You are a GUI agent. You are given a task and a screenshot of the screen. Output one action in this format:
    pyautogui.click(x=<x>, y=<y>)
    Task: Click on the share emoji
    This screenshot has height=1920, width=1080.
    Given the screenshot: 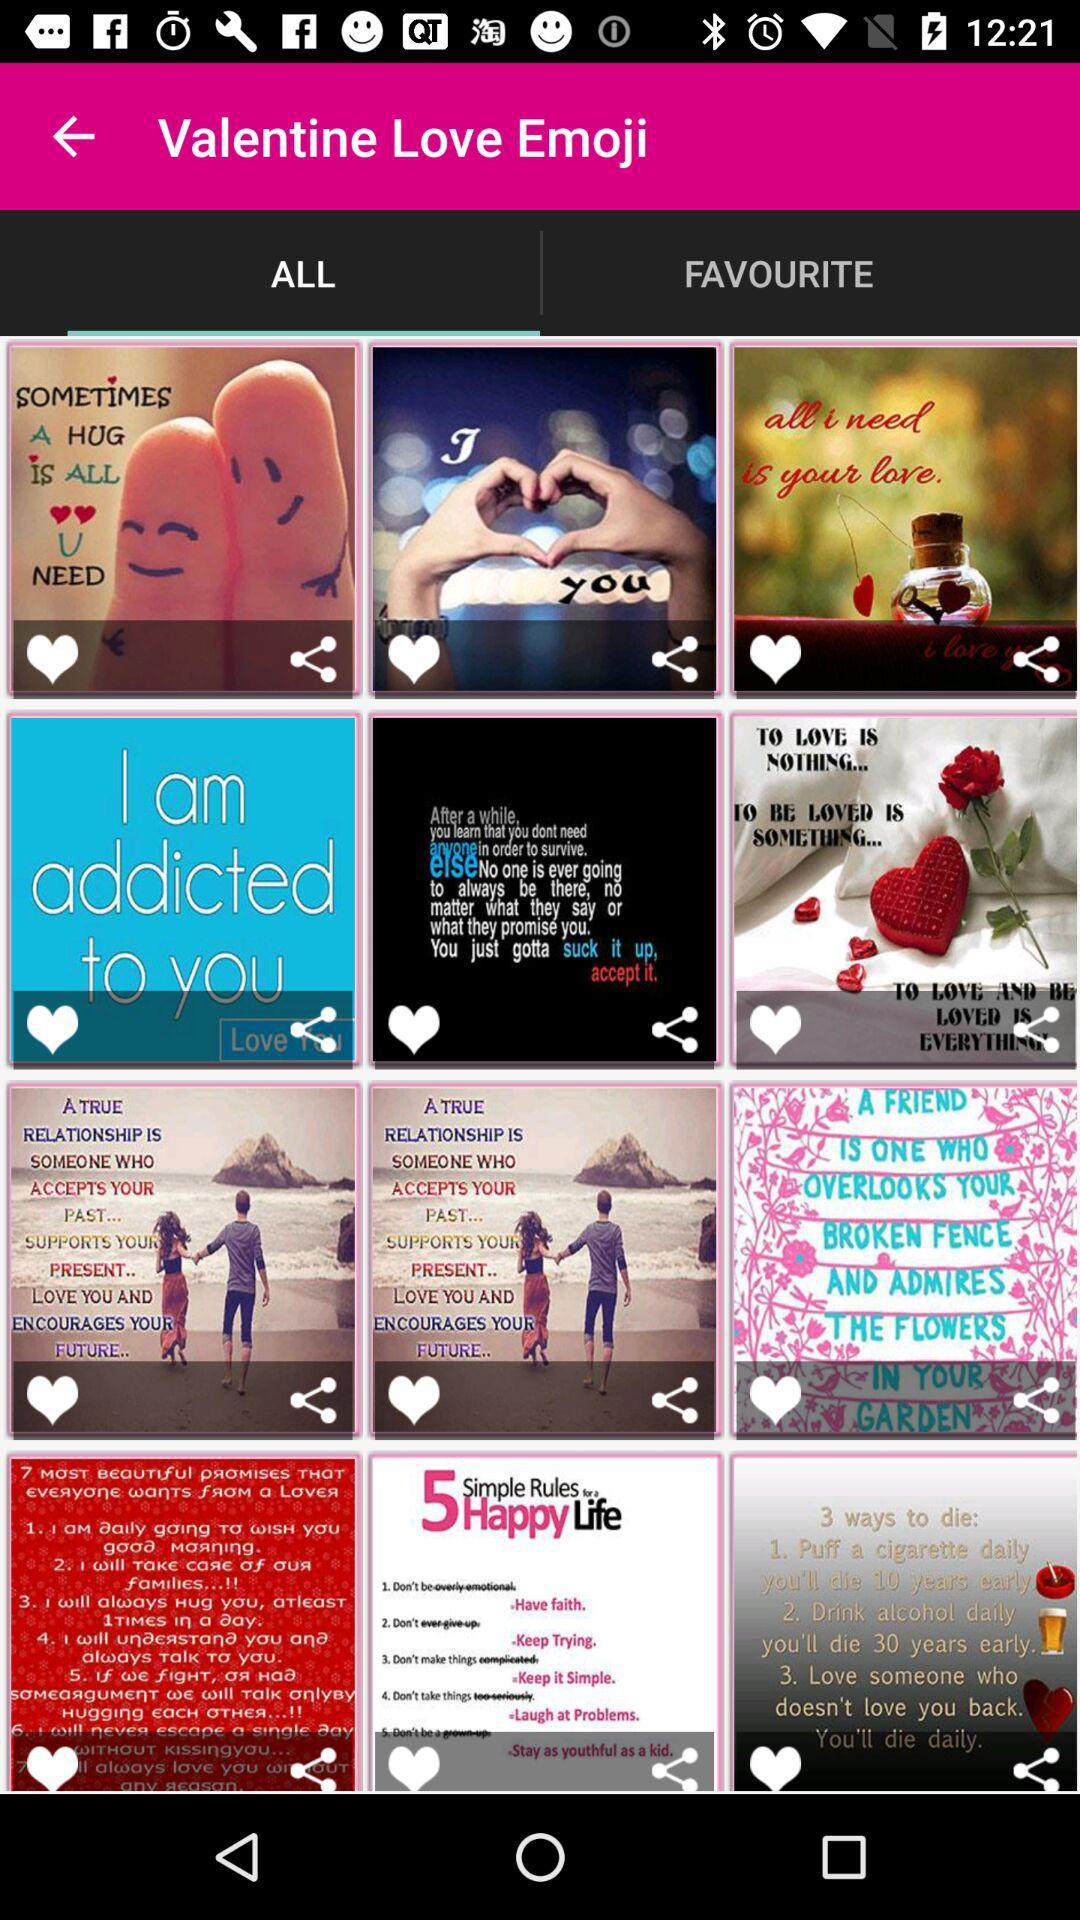 What is the action you would take?
    pyautogui.click(x=675, y=659)
    